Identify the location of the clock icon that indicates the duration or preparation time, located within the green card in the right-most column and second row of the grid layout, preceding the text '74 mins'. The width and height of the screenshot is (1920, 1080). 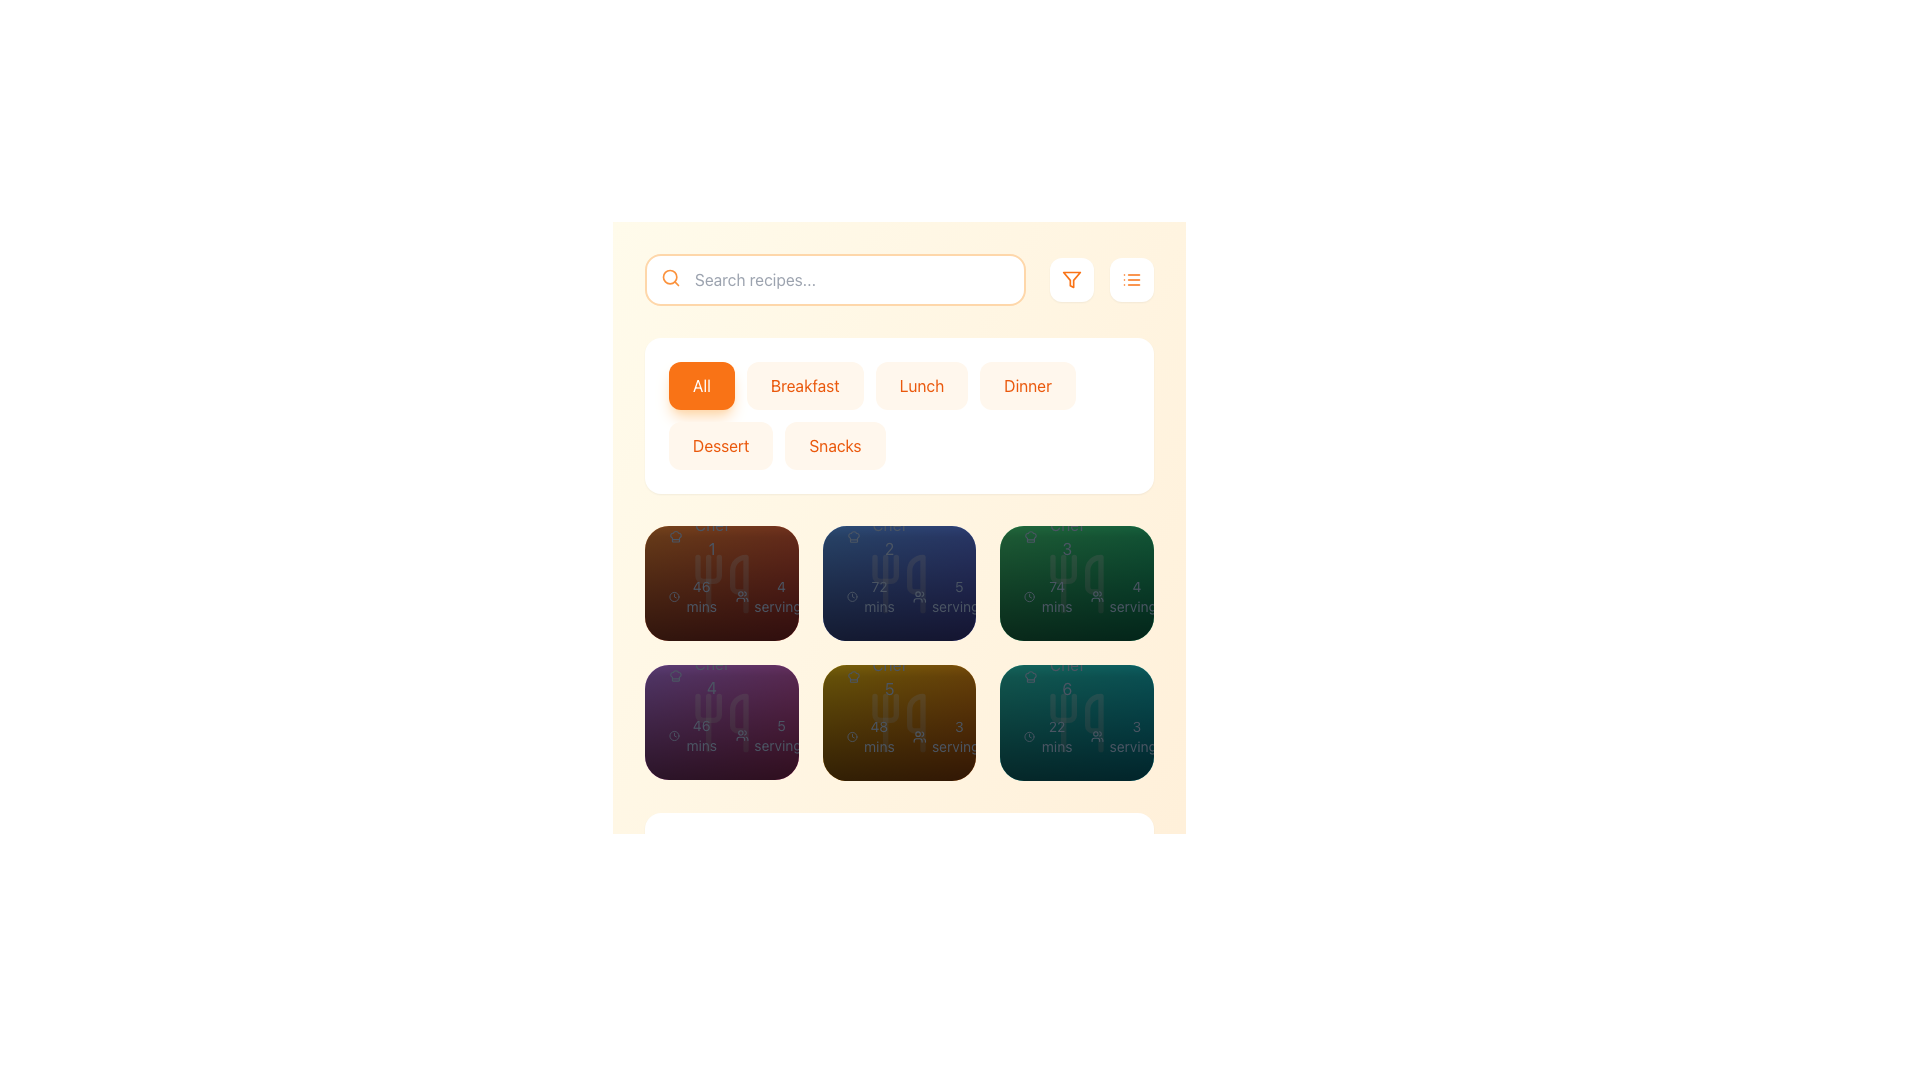
(1029, 596).